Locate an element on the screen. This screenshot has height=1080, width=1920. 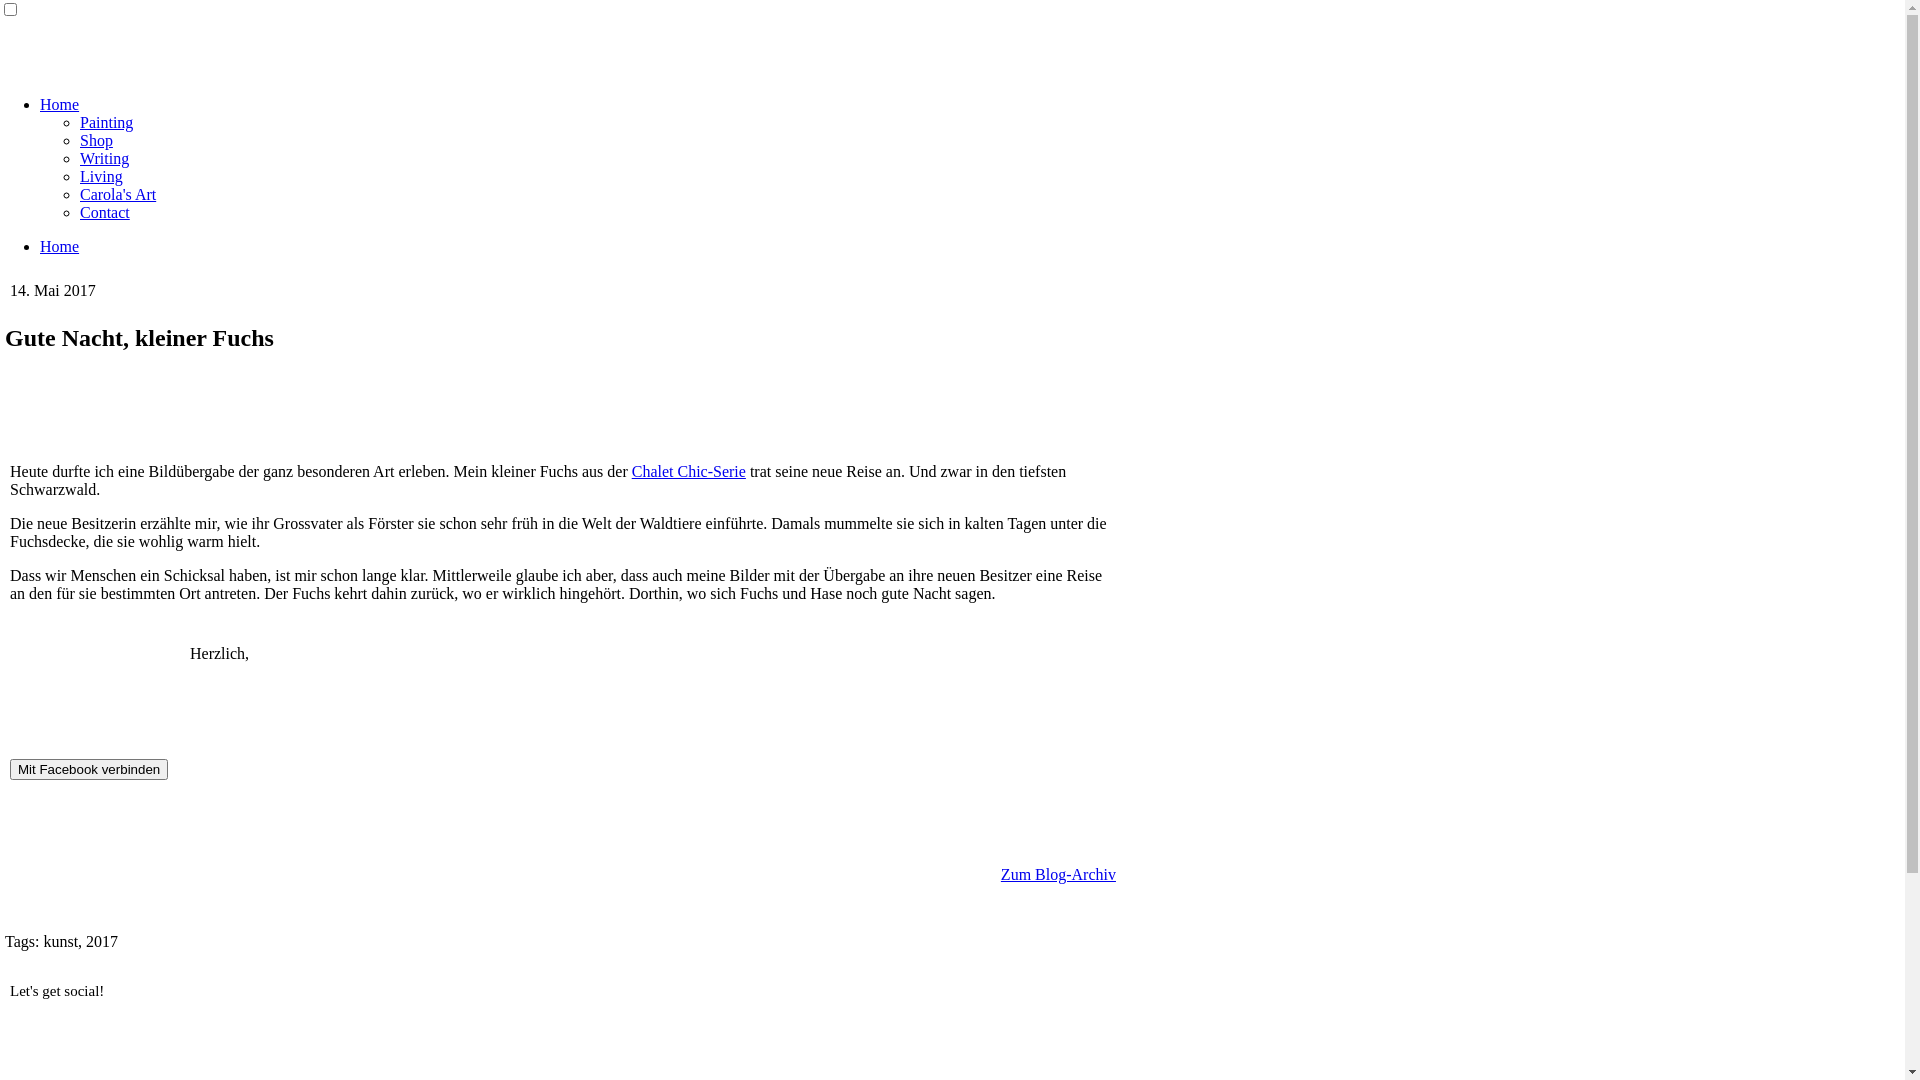
'Painting' is located at coordinates (105, 122).